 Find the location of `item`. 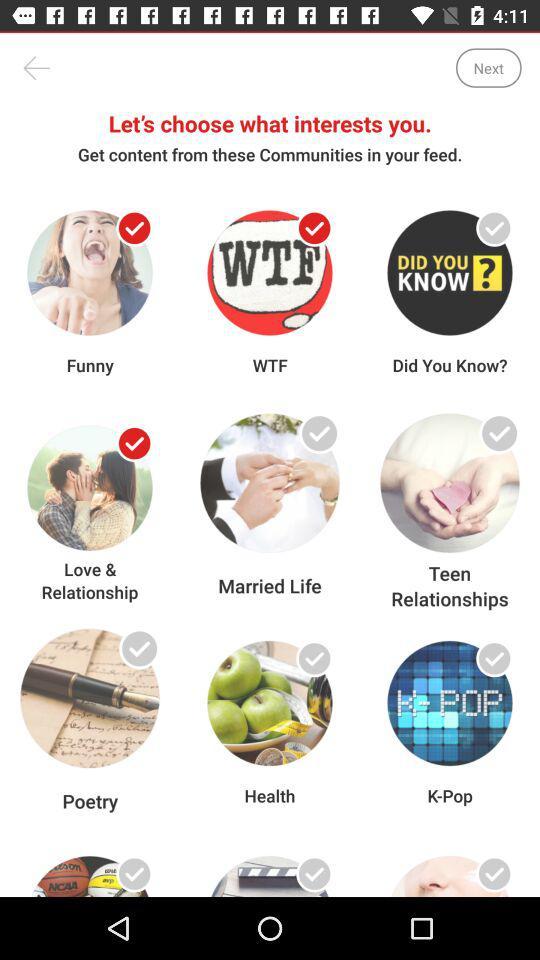

item is located at coordinates (134, 228).